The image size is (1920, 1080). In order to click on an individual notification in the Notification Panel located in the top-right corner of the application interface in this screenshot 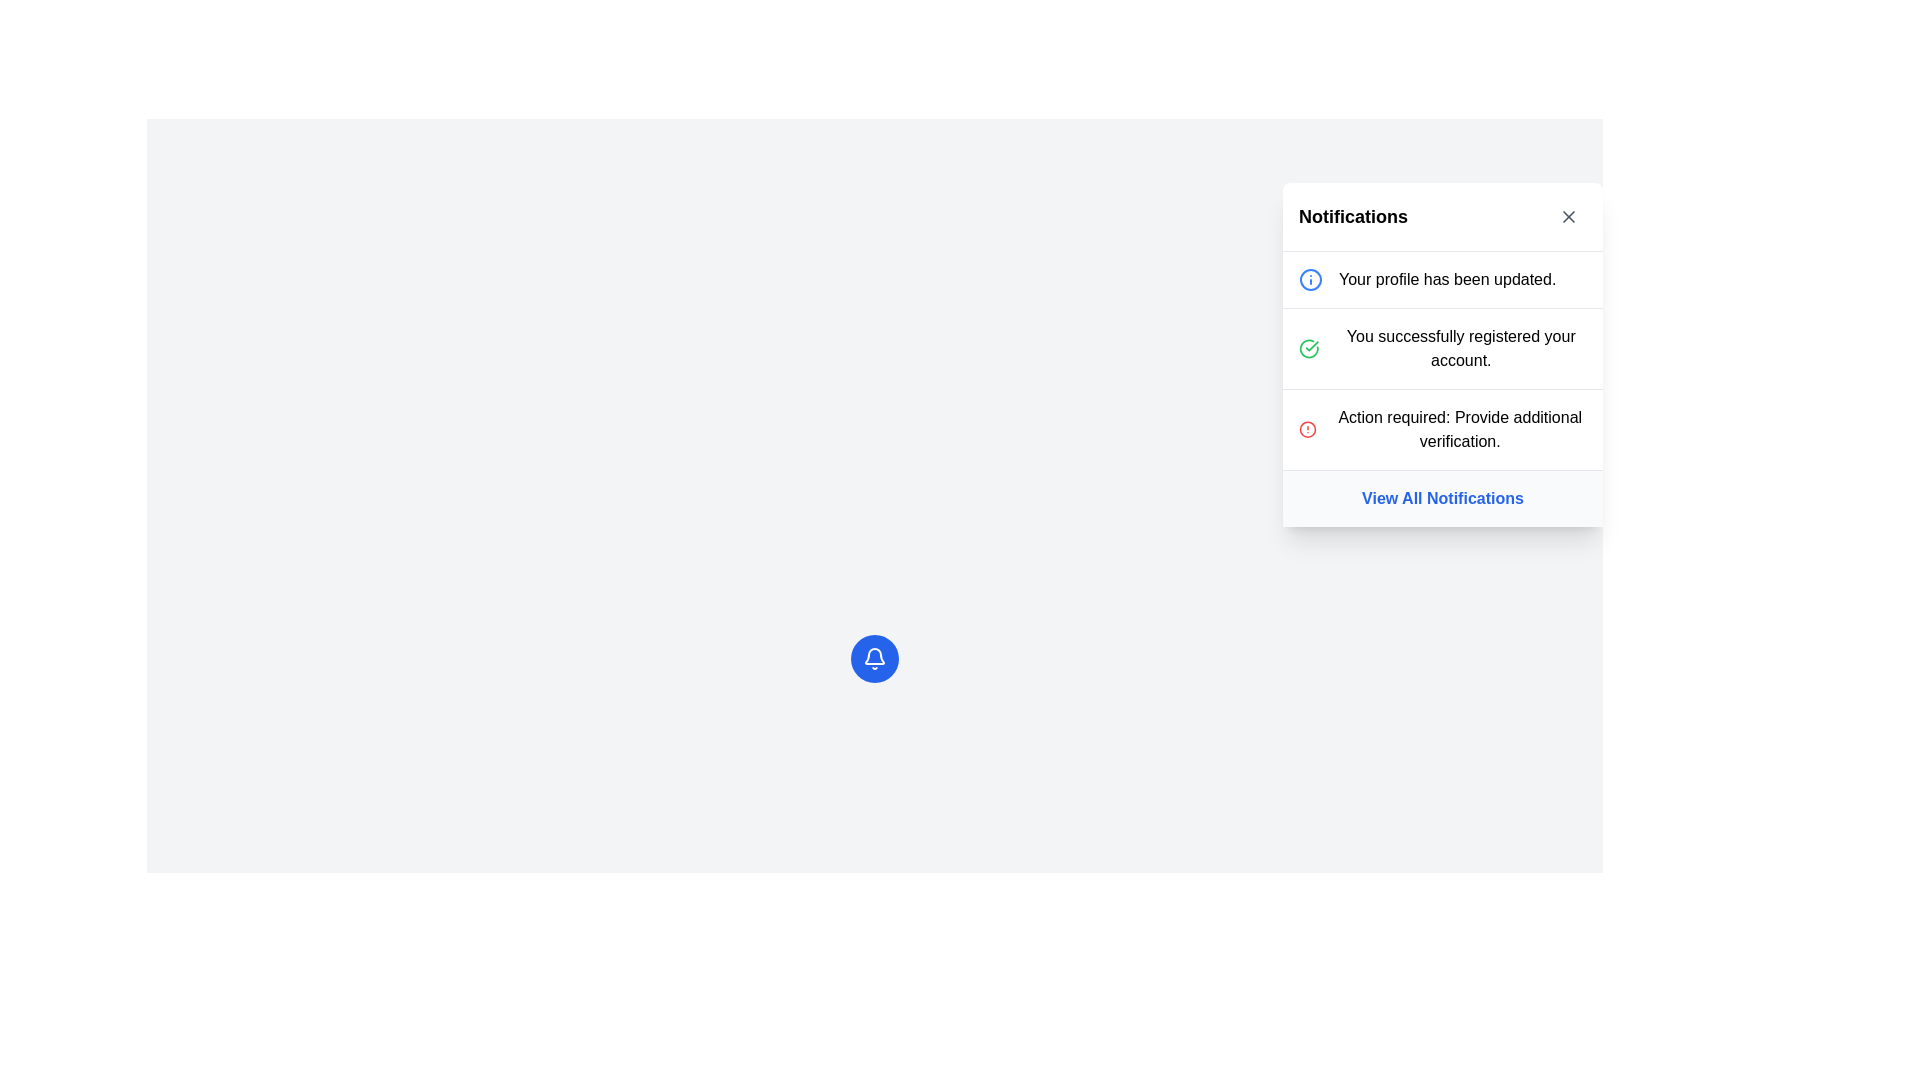, I will do `click(1443, 353)`.